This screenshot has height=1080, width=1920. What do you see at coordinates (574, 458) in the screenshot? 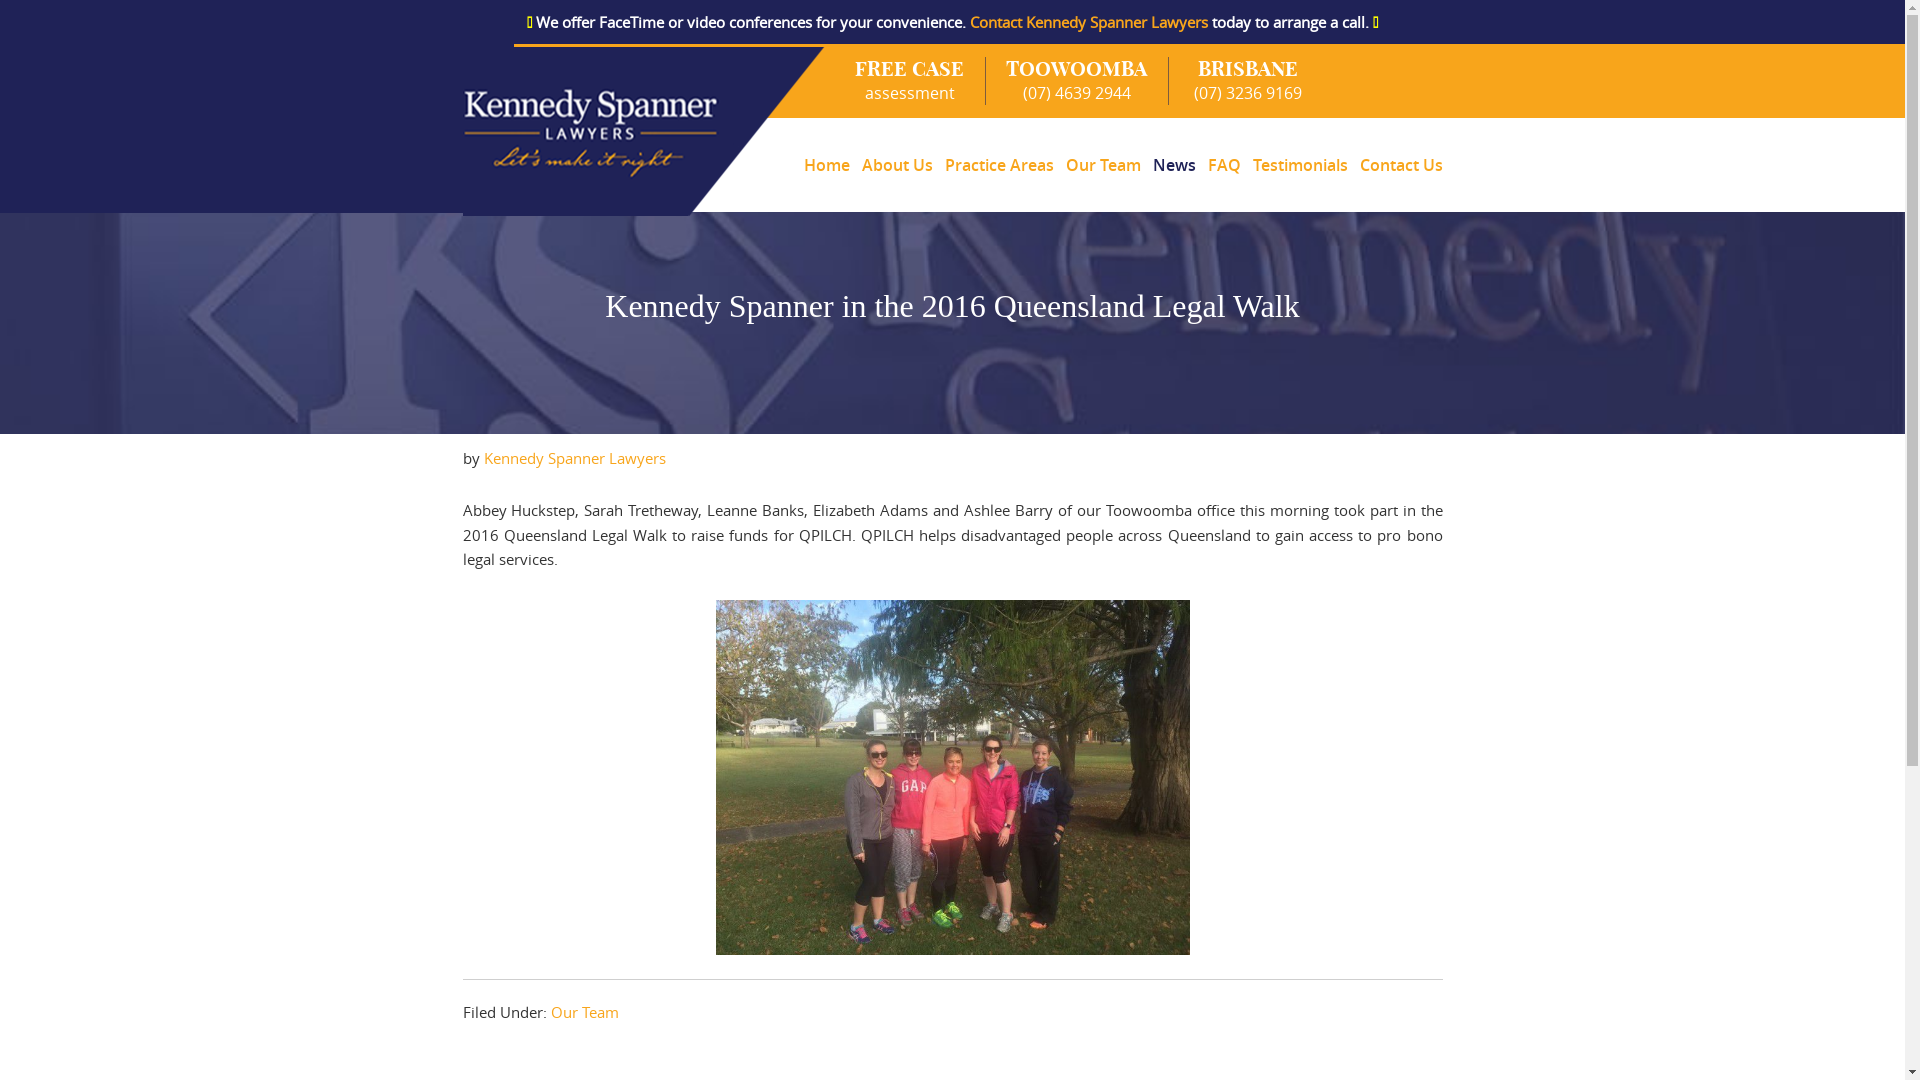
I see `'Kennedy Spanner Lawyers'` at bounding box center [574, 458].